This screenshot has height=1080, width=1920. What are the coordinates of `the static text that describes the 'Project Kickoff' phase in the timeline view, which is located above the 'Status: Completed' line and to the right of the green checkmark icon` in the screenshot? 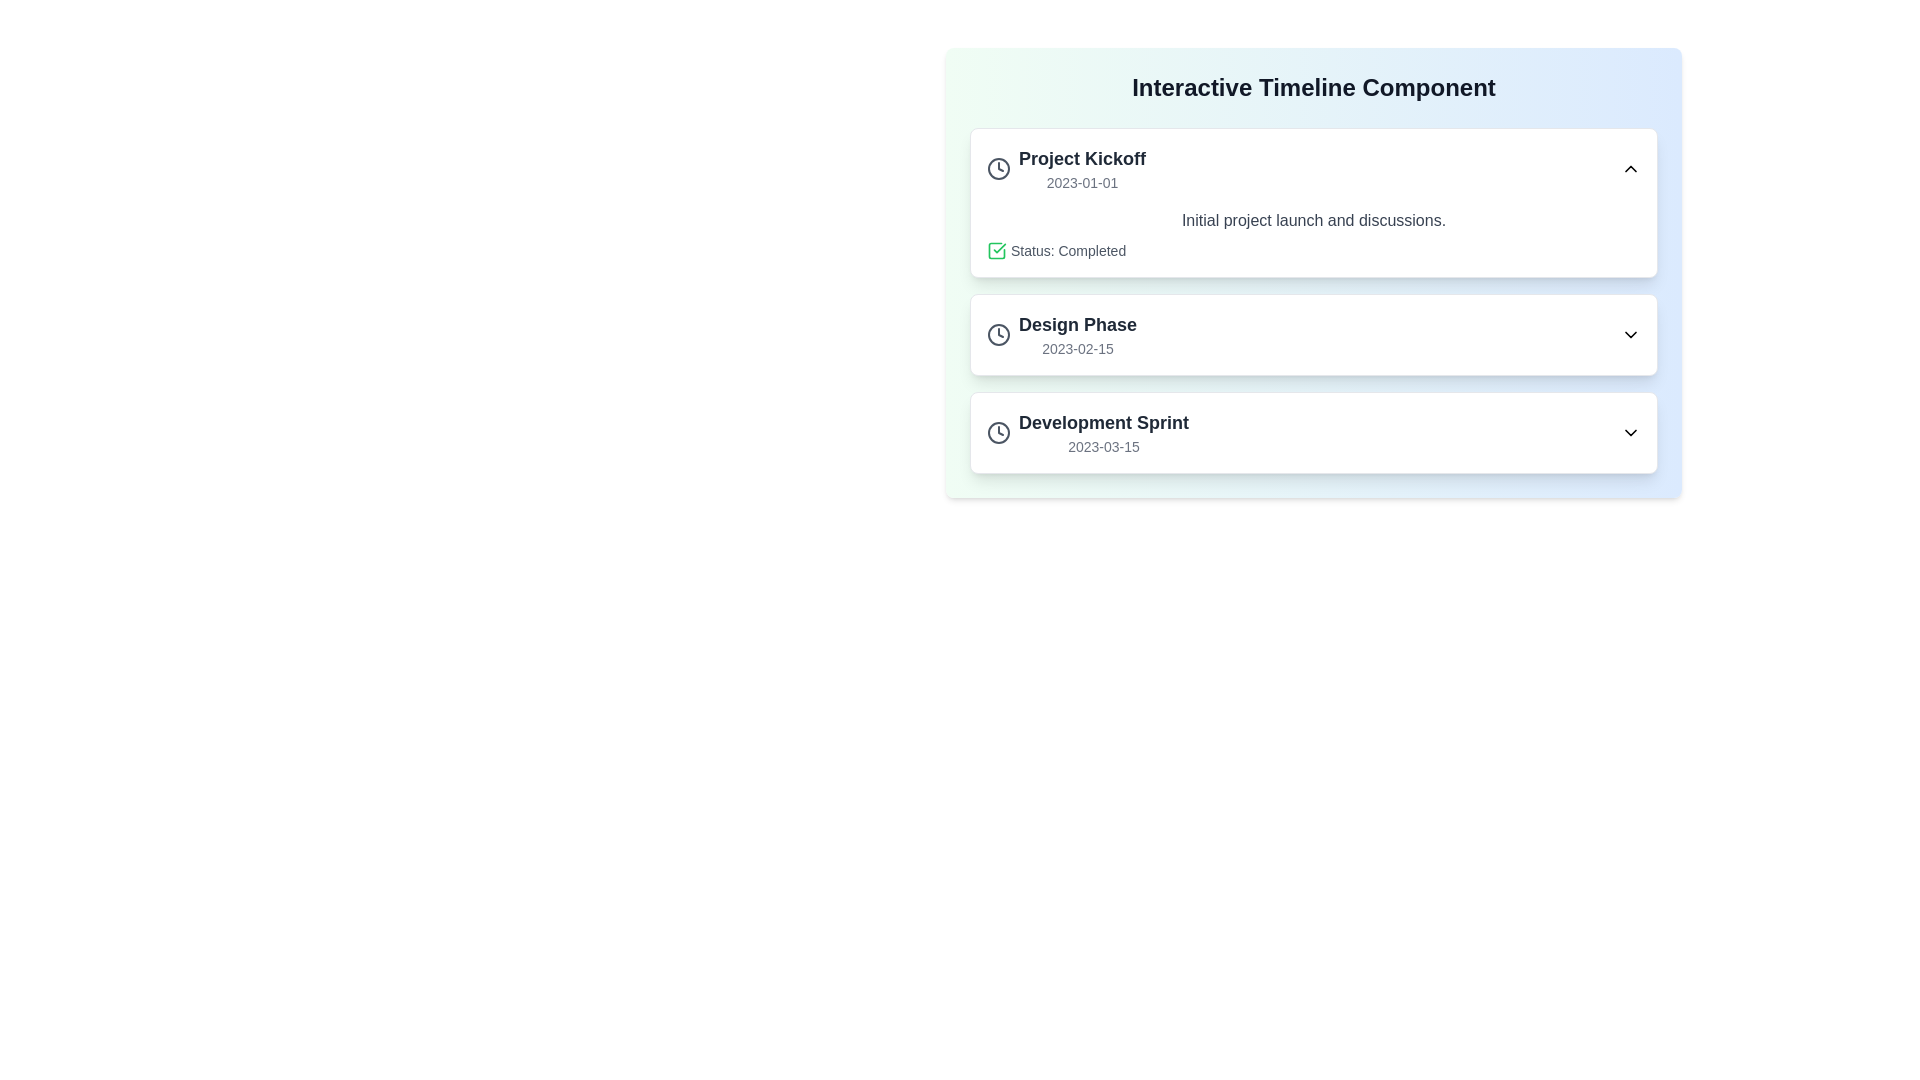 It's located at (1314, 220).